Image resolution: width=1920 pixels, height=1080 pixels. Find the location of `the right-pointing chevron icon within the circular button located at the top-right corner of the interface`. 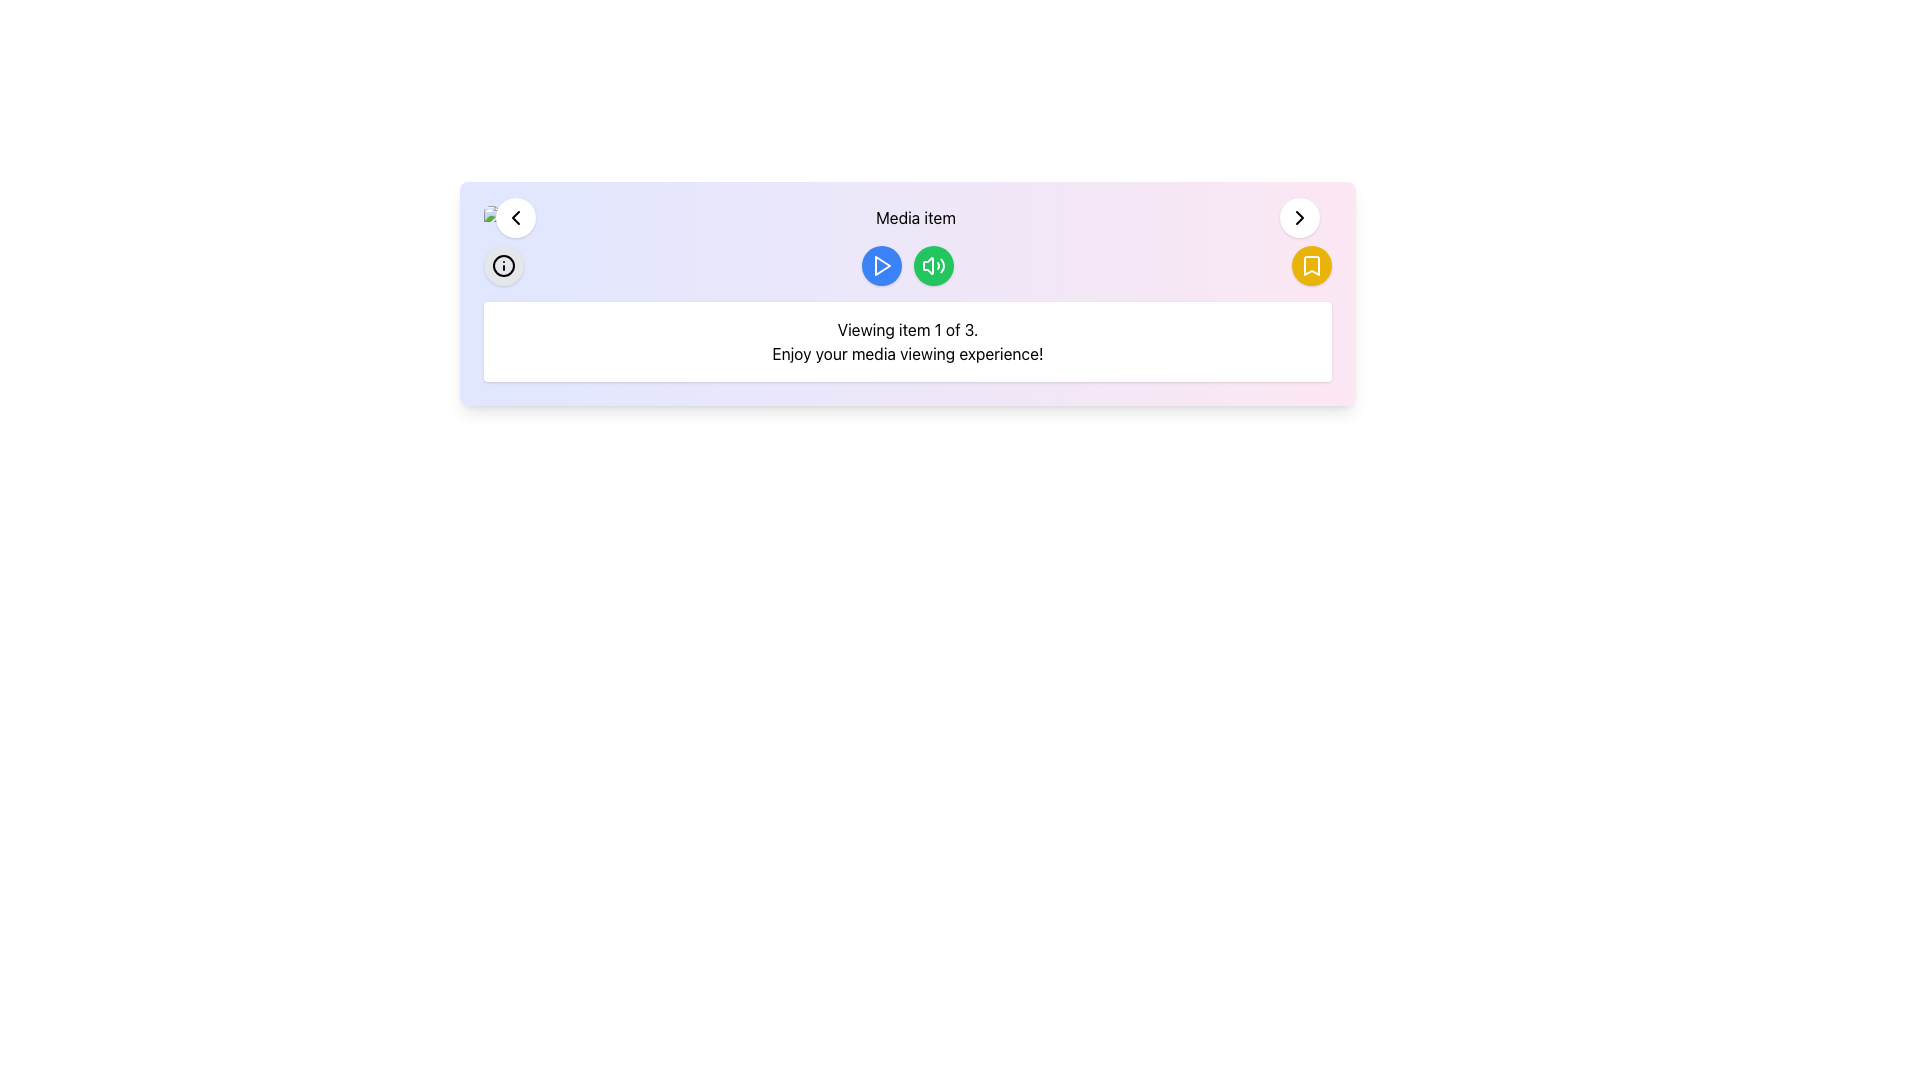

the right-pointing chevron icon within the circular button located at the top-right corner of the interface is located at coordinates (1300, 218).